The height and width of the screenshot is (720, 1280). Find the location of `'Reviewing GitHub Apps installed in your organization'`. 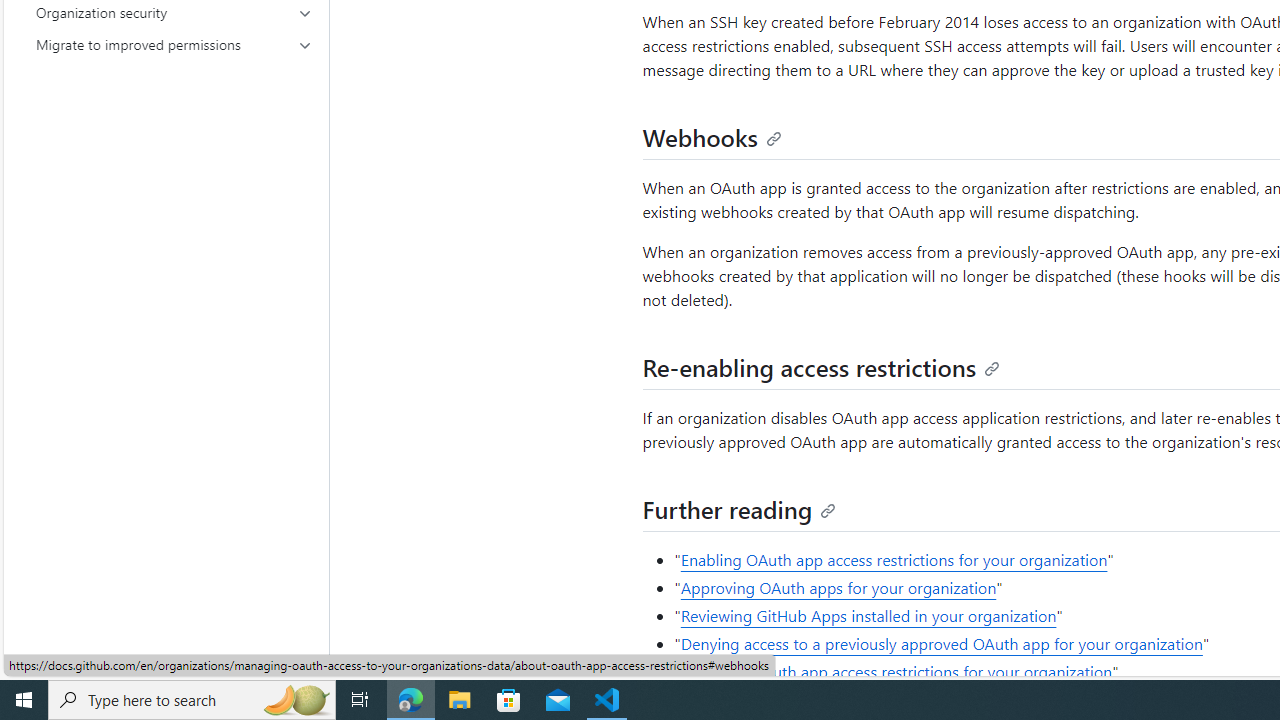

'Reviewing GitHub Apps installed in your organization' is located at coordinates (868, 614).